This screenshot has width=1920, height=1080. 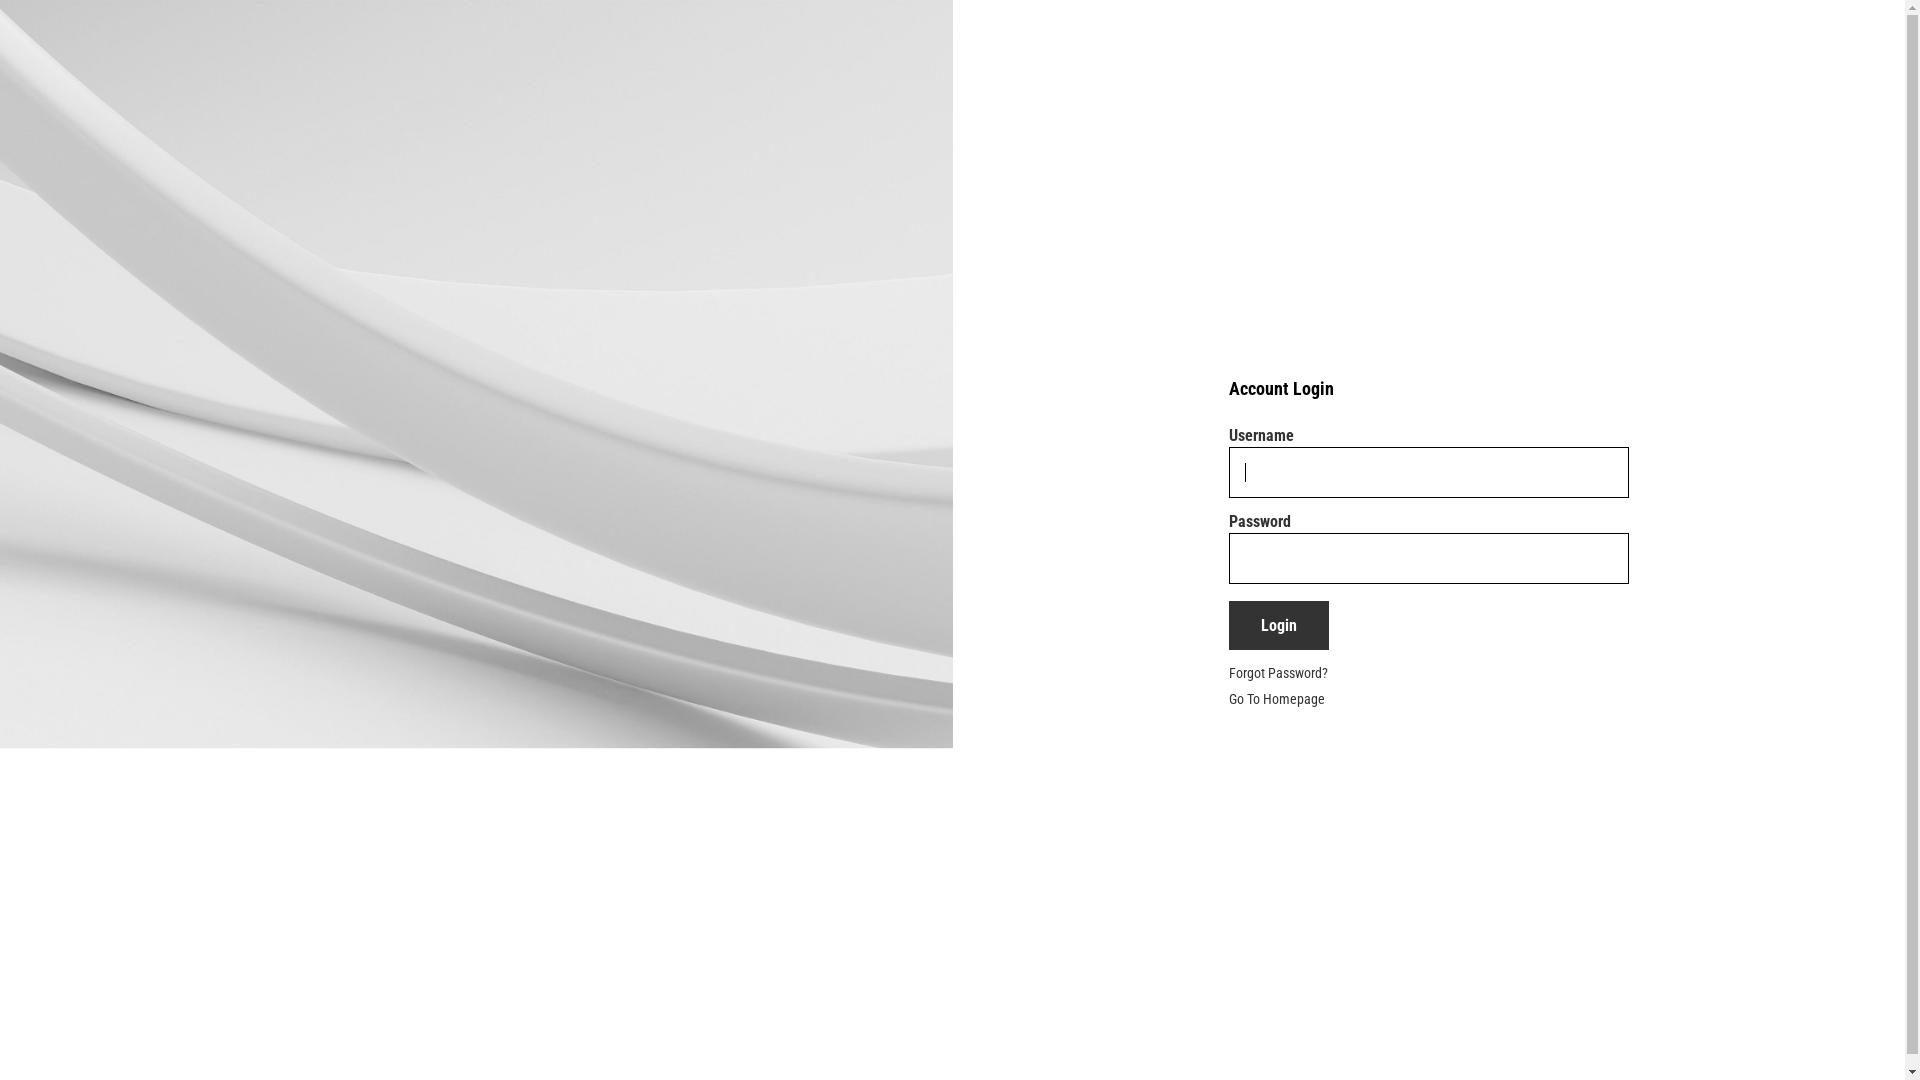 What do you see at coordinates (1277, 672) in the screenshot?
I see `'Forgot Password?'` at bounding box center [1277, 672].